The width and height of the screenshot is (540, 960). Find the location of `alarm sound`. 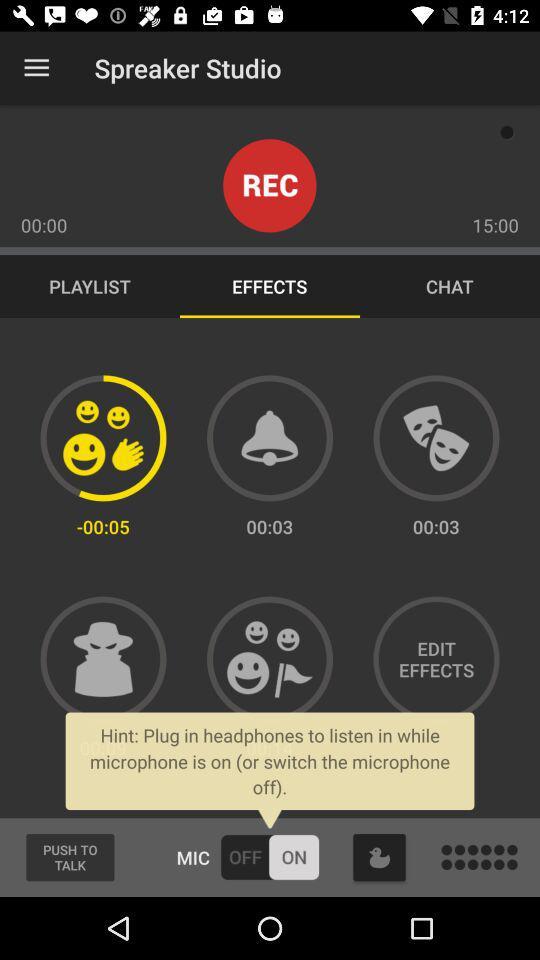

alarm sound is located at coordinates (270, 438).